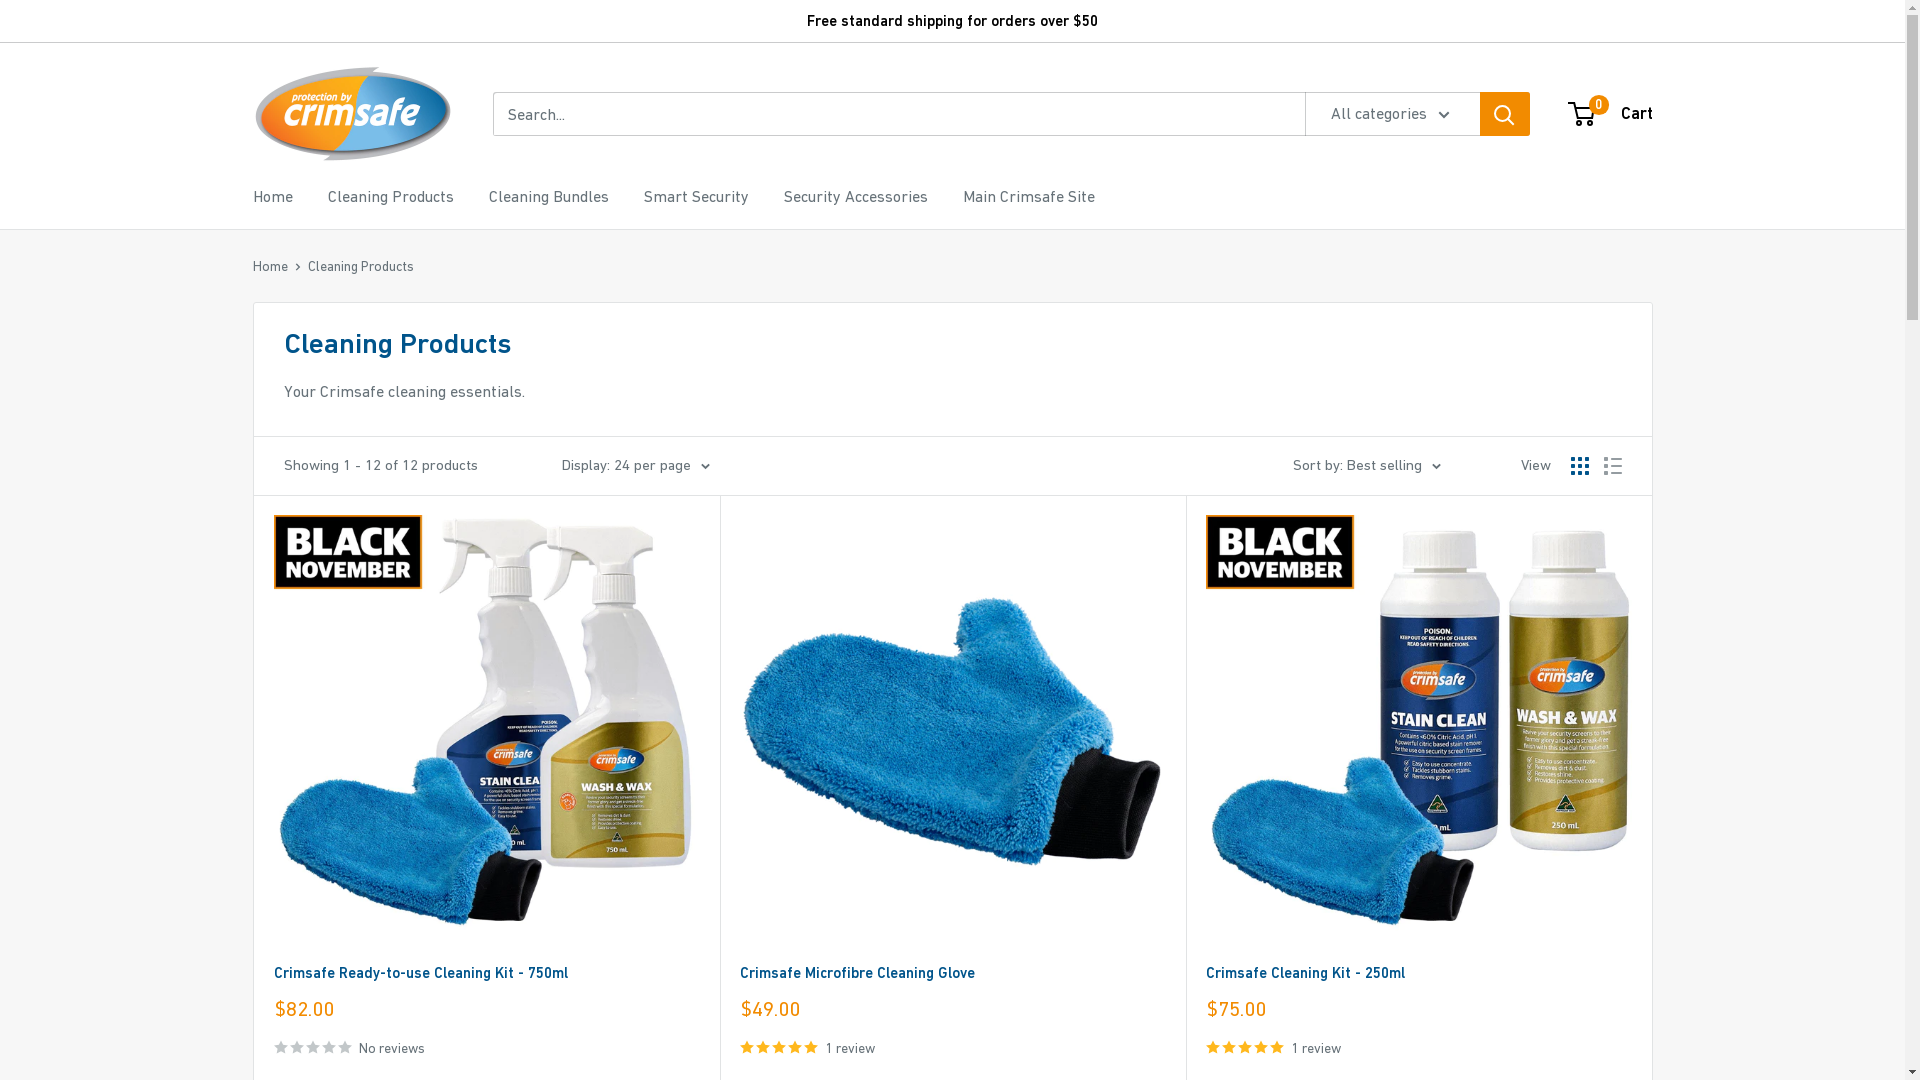 The height and width of the screenshot is (1080, 1920). I want to click on 'Main Crimsafe Site', so click(961, 196).